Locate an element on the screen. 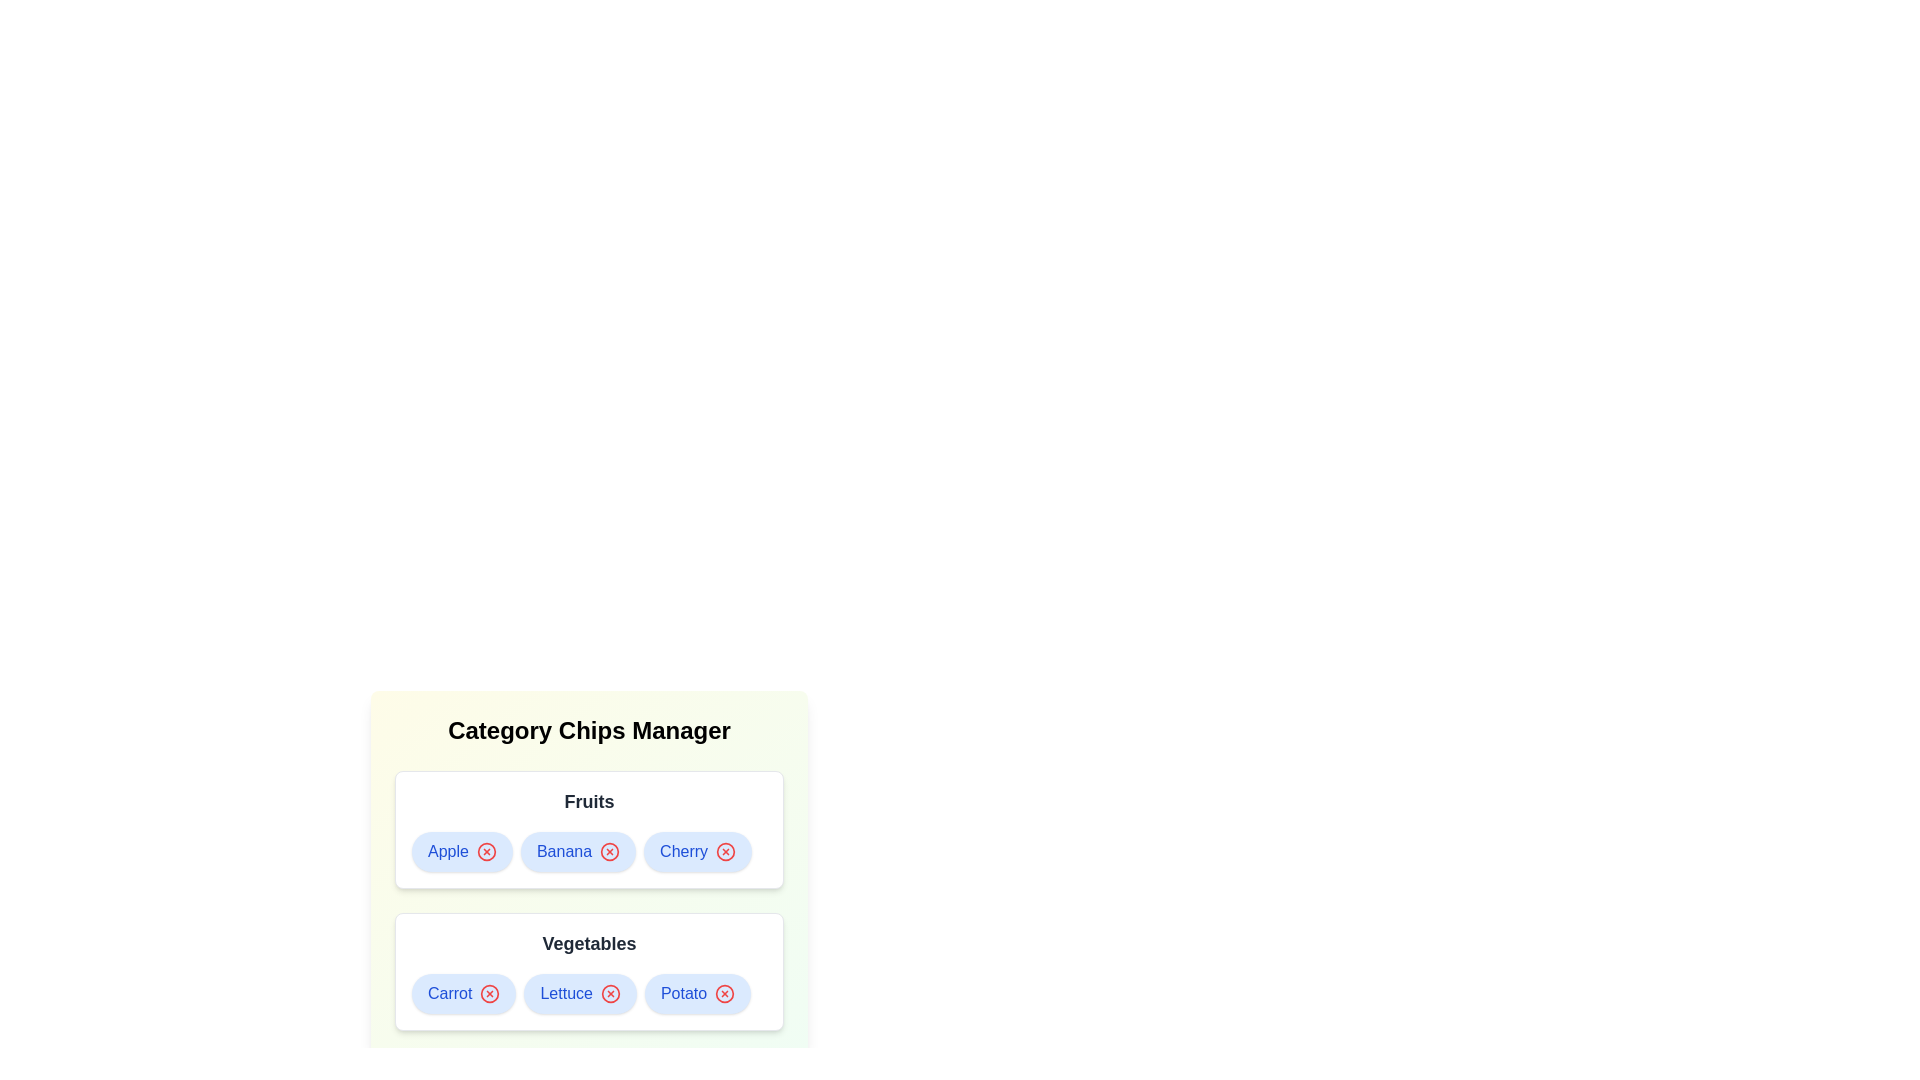 Image resolution: width=1920 pixels, height=1080 pixels. remove button for the chip labeled Carrot is located at coordinates (490, 994).